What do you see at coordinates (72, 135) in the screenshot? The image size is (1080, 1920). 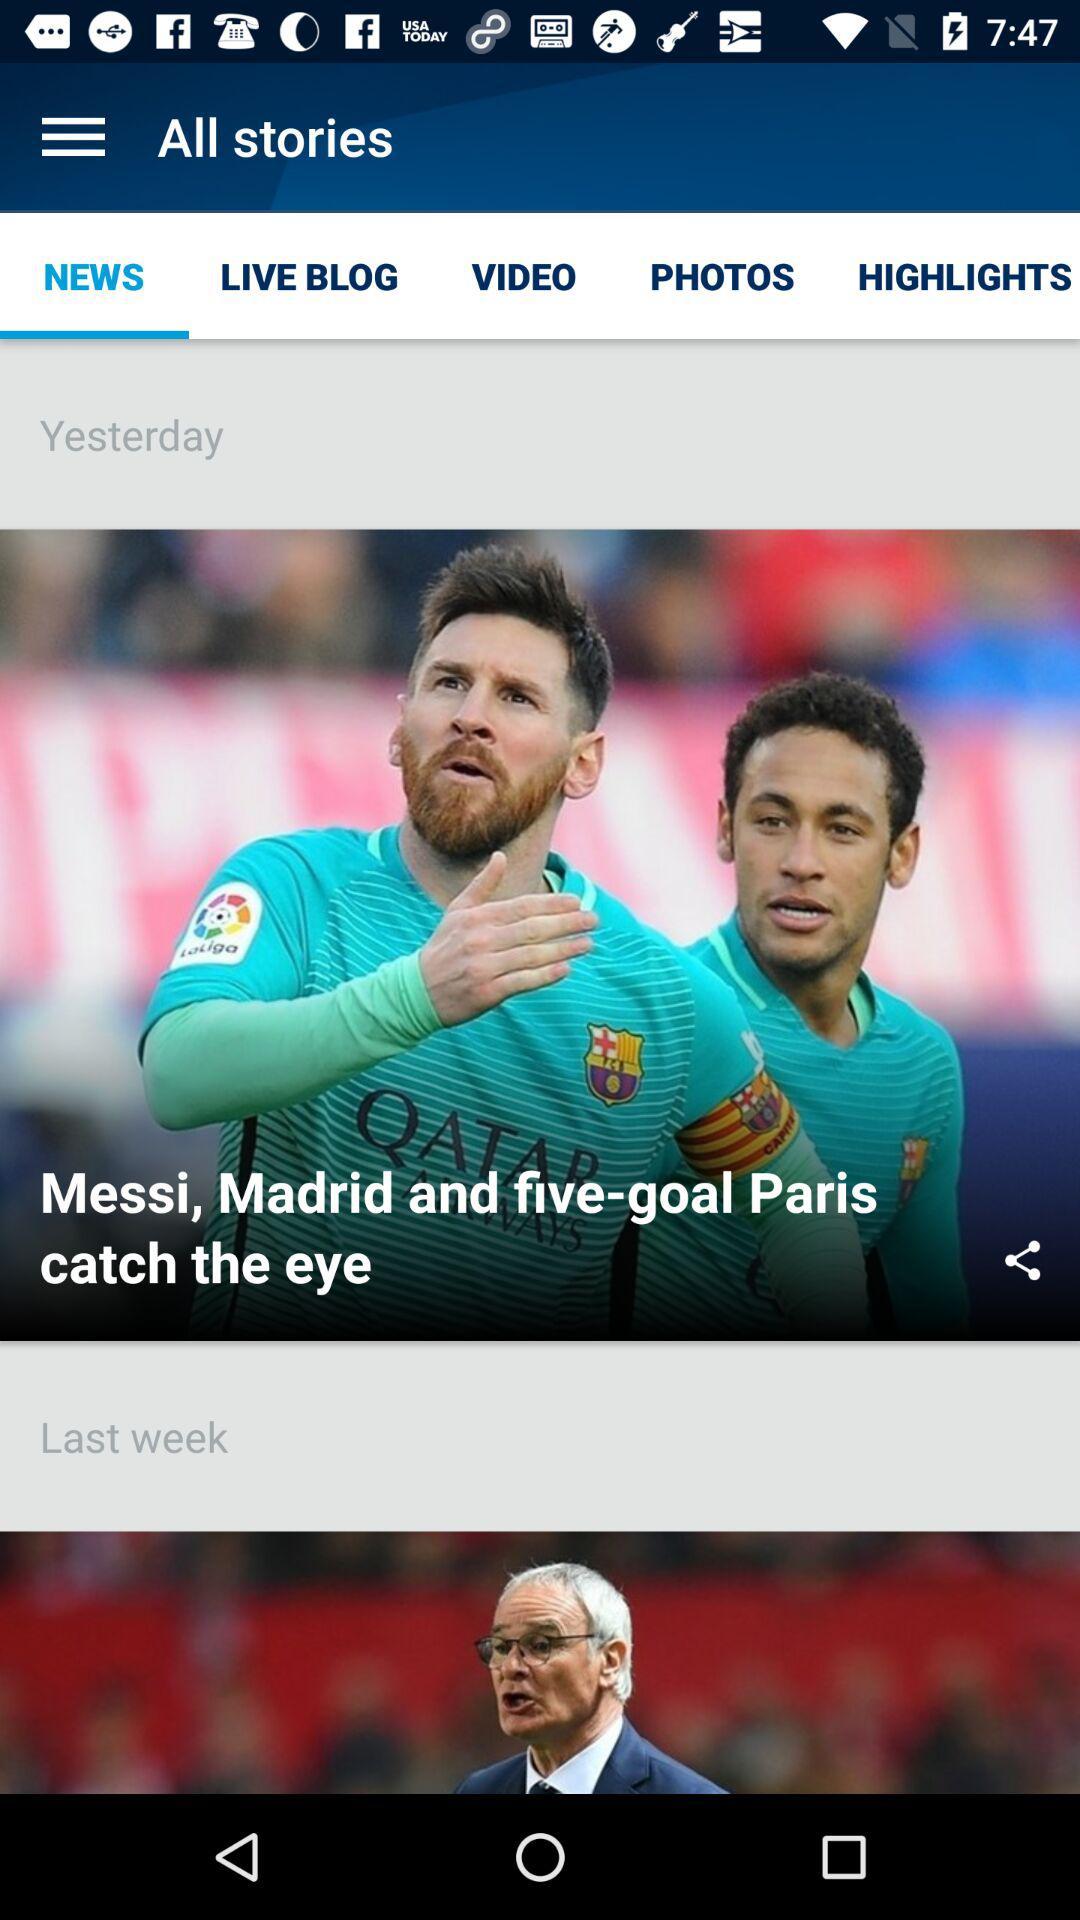 I see `icon to the left of the all stories` at bounding box center [72, 135].